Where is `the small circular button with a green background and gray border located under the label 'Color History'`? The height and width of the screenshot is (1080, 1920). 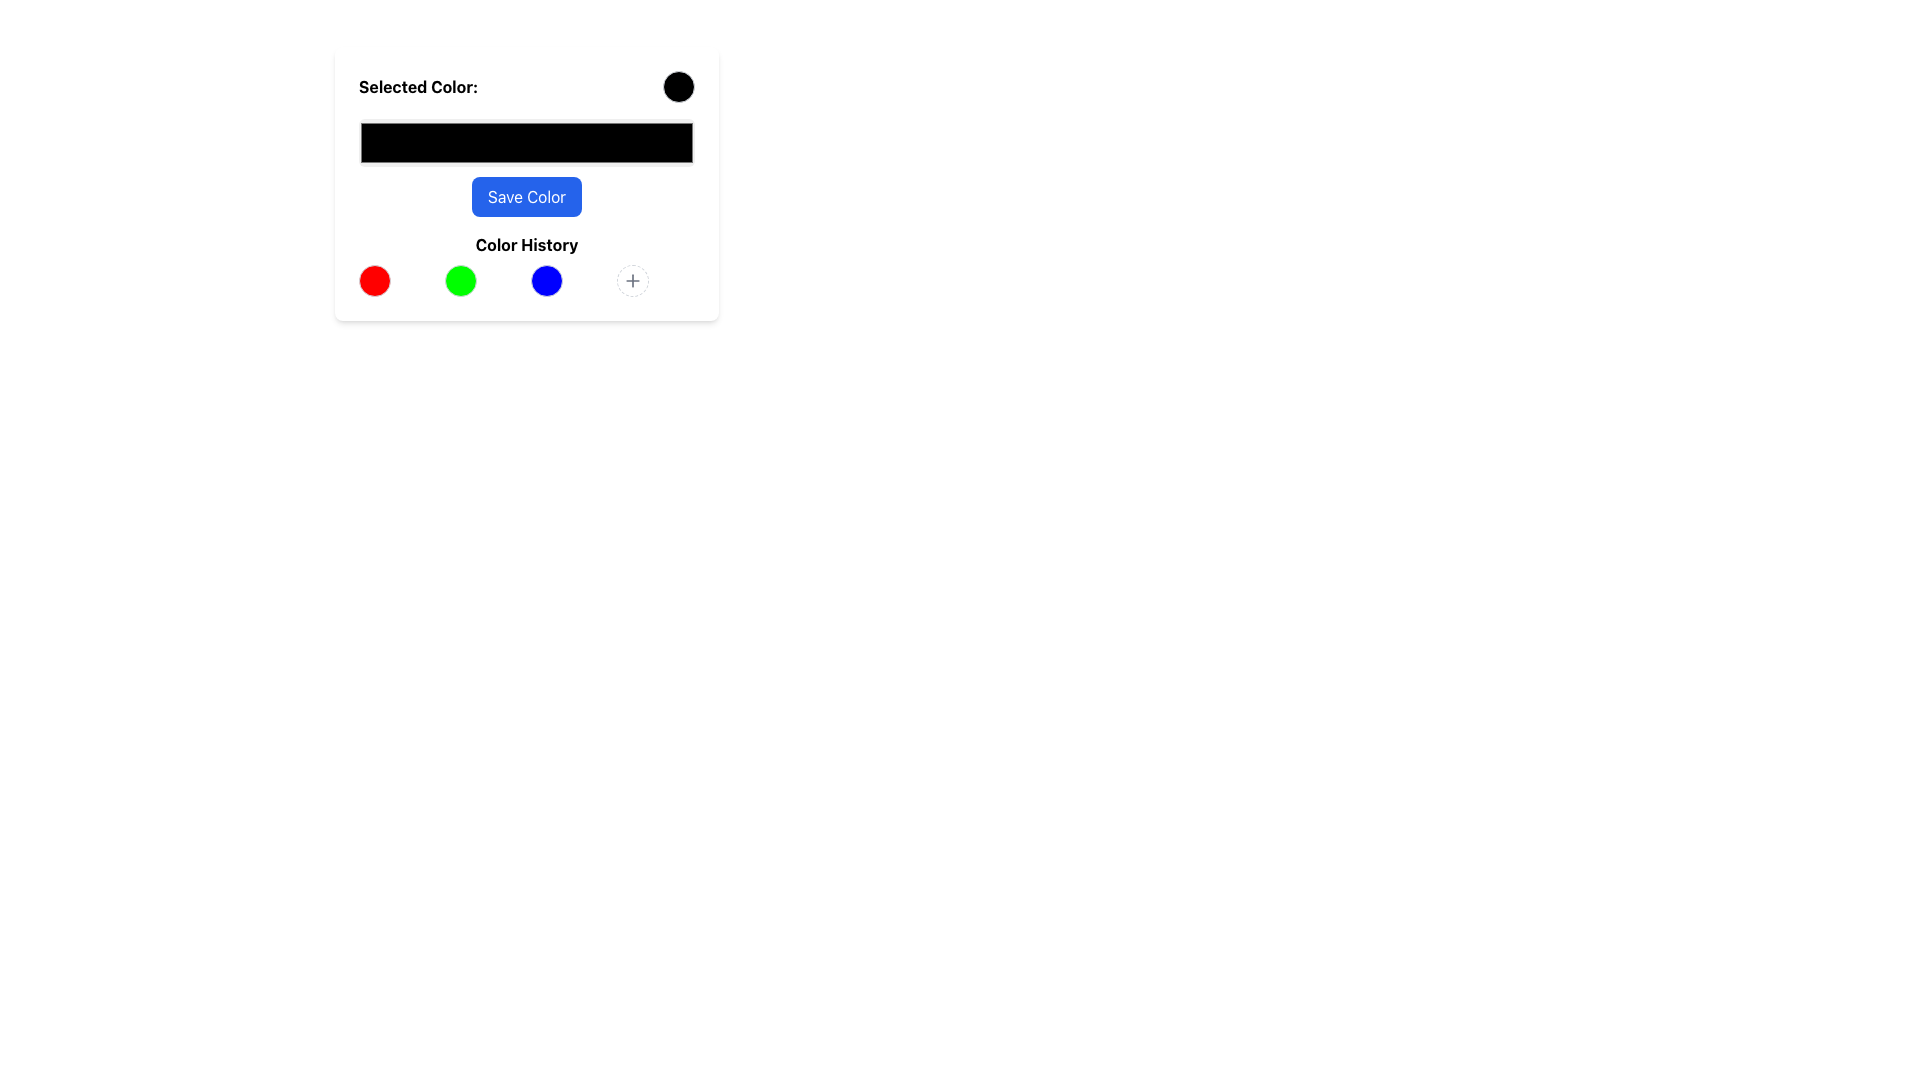 the small circular button with a green background and gray border located under the label 'Color History' is located at coordinates (459, 281).